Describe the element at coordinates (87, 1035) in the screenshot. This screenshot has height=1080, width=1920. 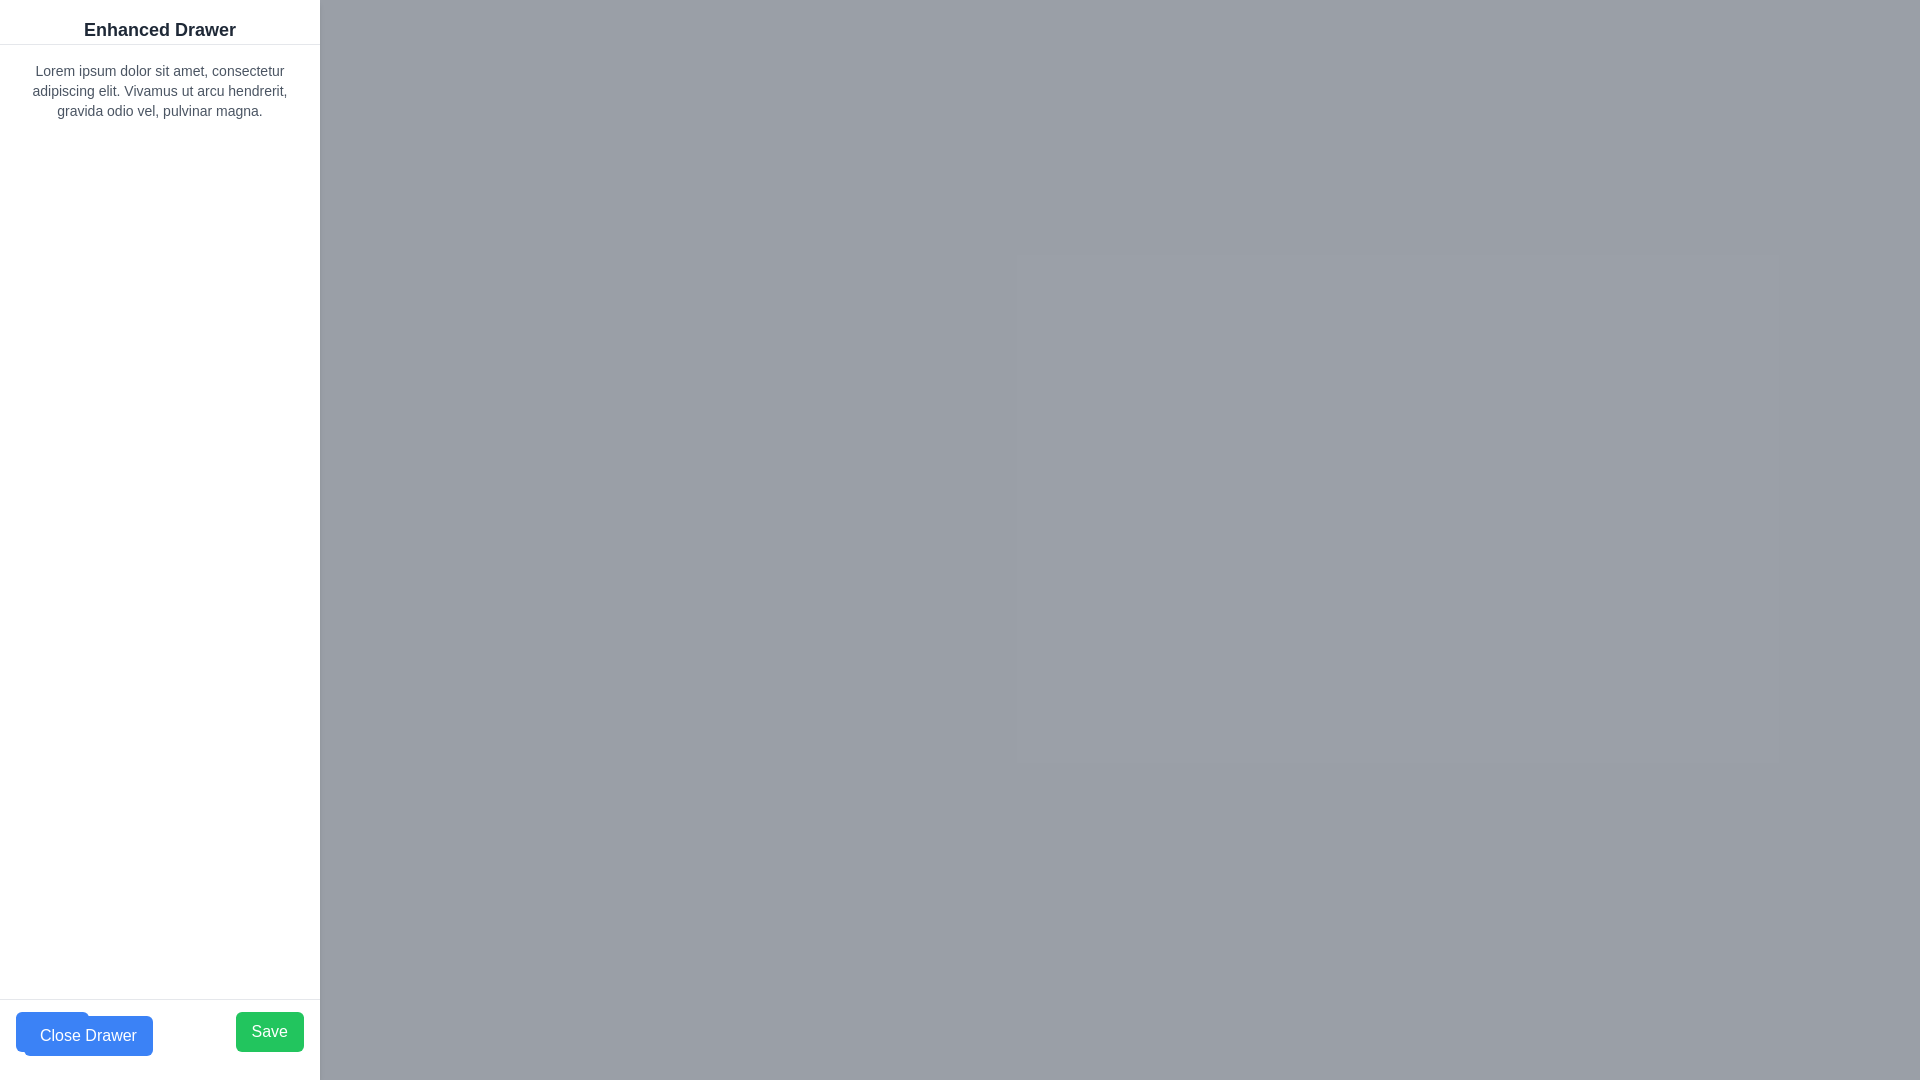
I see `the button located at the bottom-left corner of the interface` at that location.